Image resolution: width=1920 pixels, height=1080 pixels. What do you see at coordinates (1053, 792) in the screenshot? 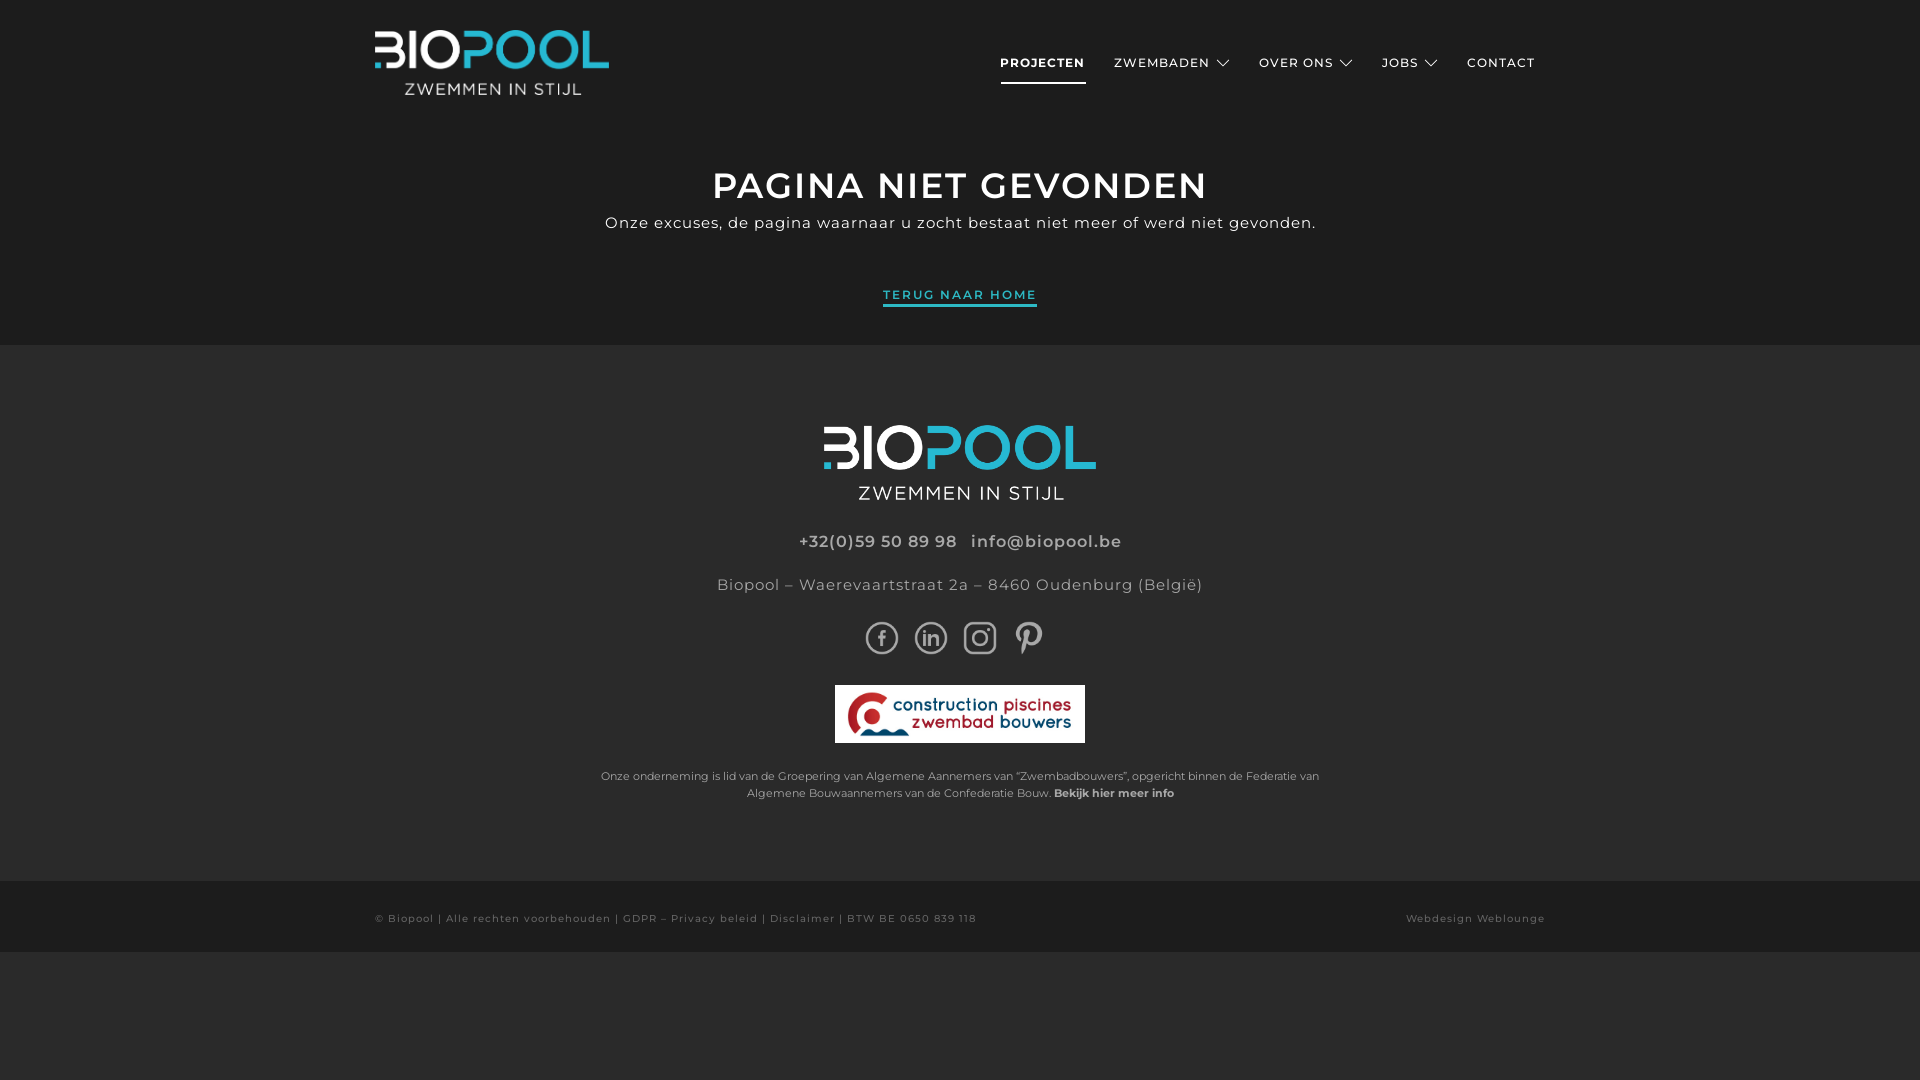
I see `'Bekijk hier meer info'` at bounding box center [1053, 792].